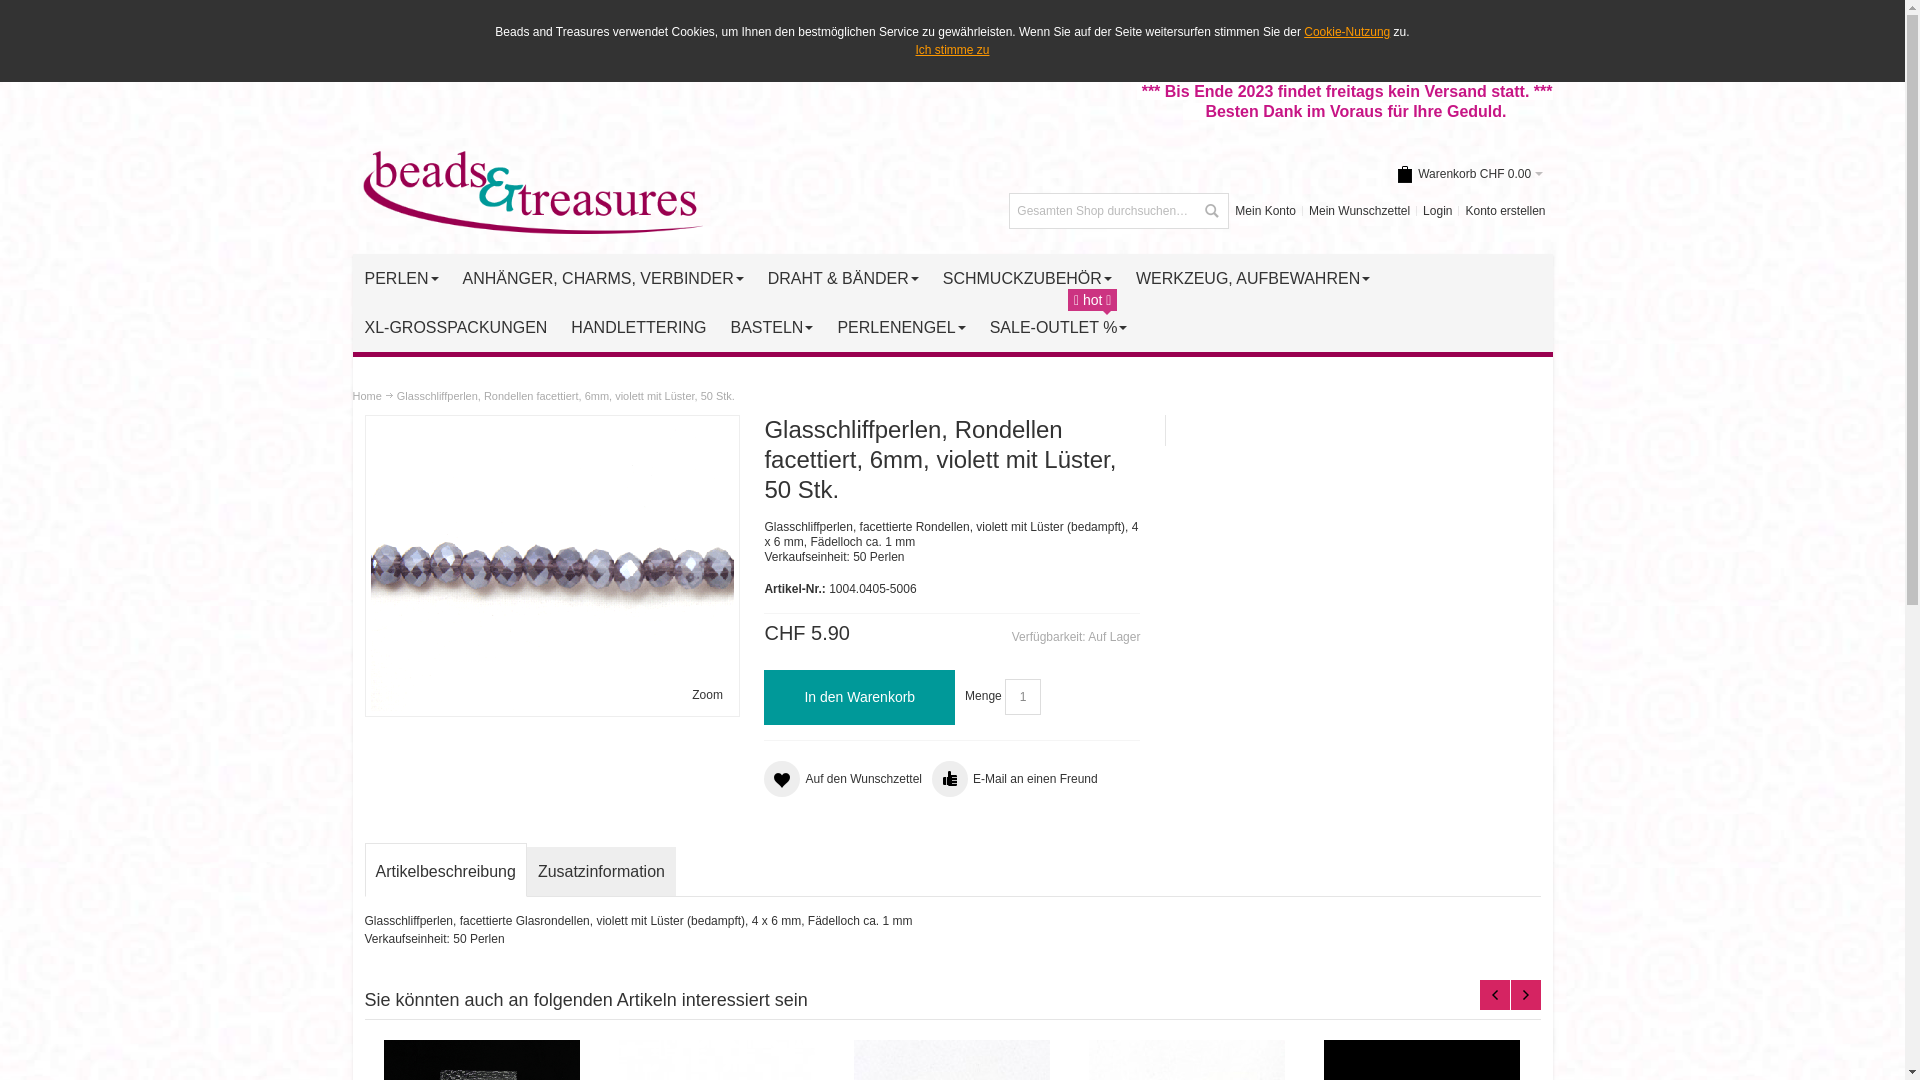 The width and height of the screenshot is (1920, 1080). Describe the element at coordinates (400, 278) in the screenshot. I see `'PERLEN '` at that location.